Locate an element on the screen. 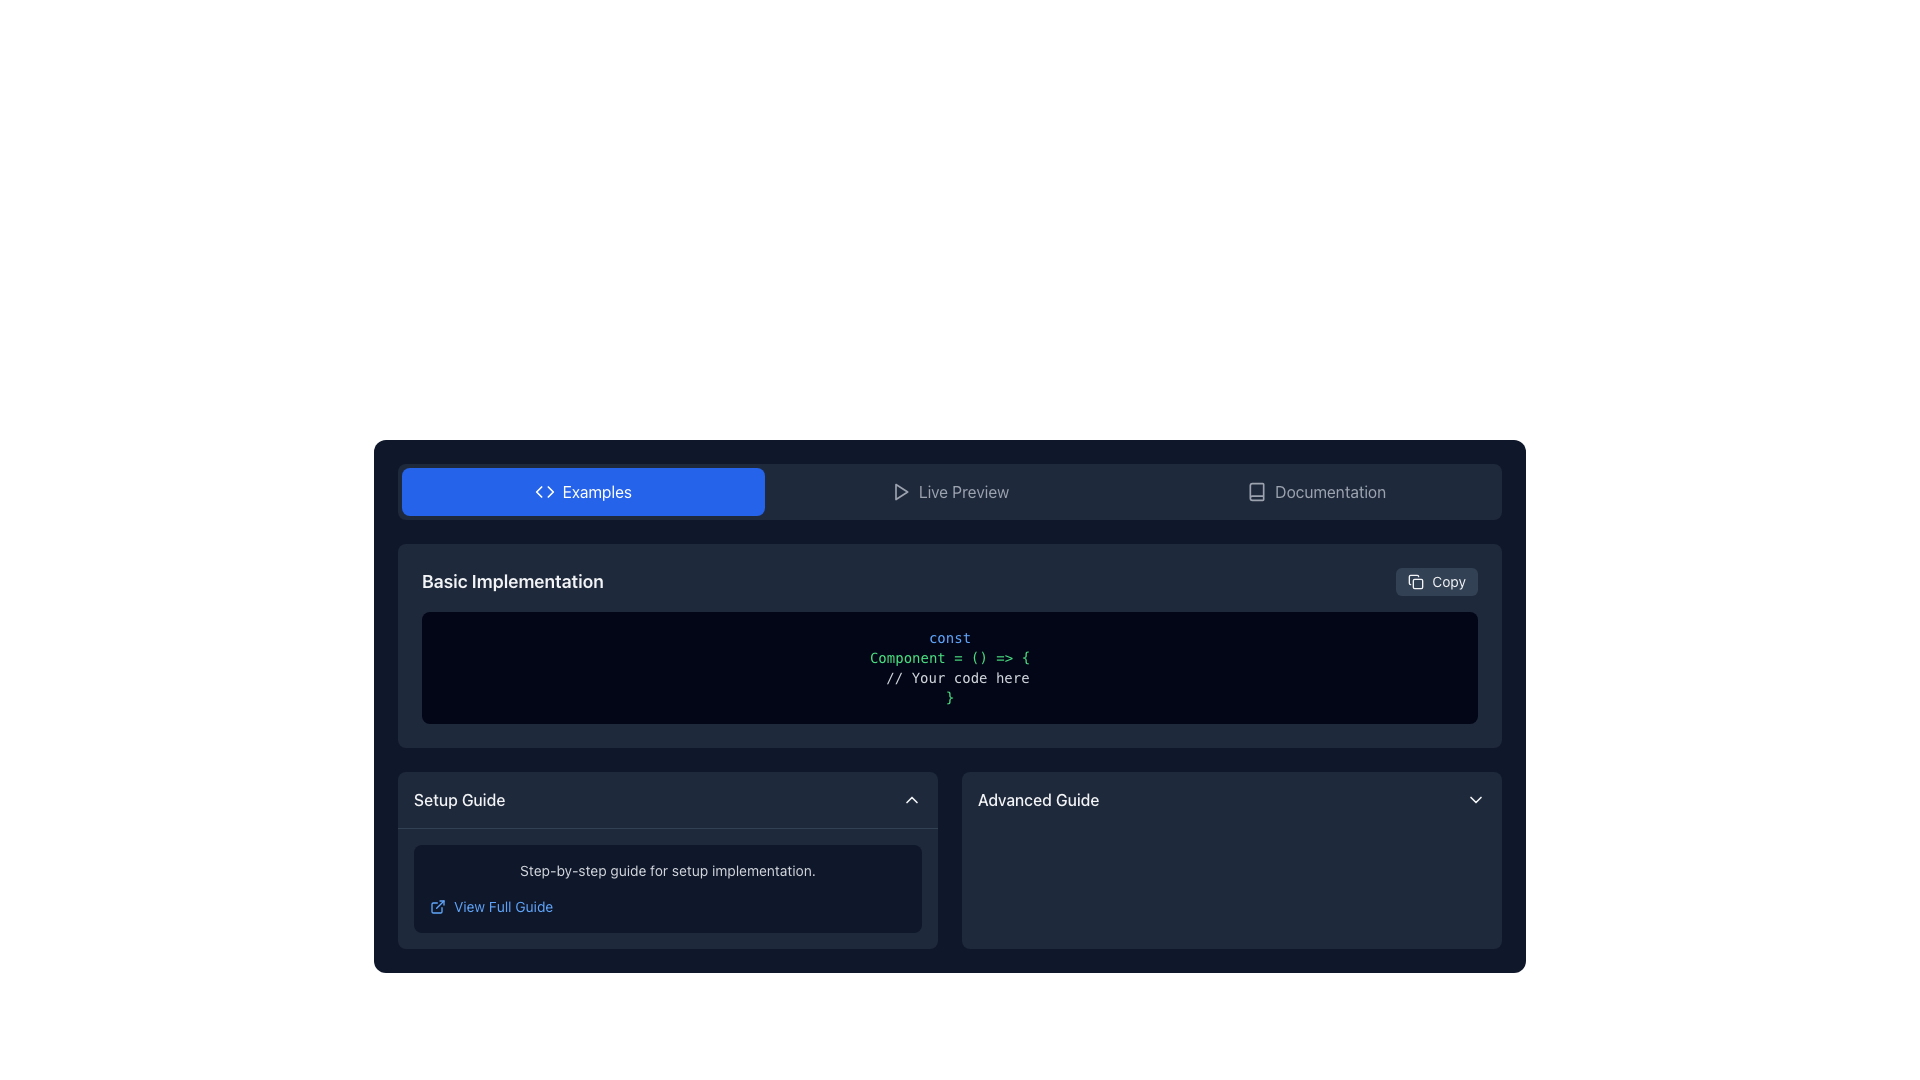 This screenshot has width=1920, height=1080. the icon located to the left of the text 'View Full Guide' in the bottom left portion of the interface within the 'Setup Guide' section is located at coordinates (436, 906).